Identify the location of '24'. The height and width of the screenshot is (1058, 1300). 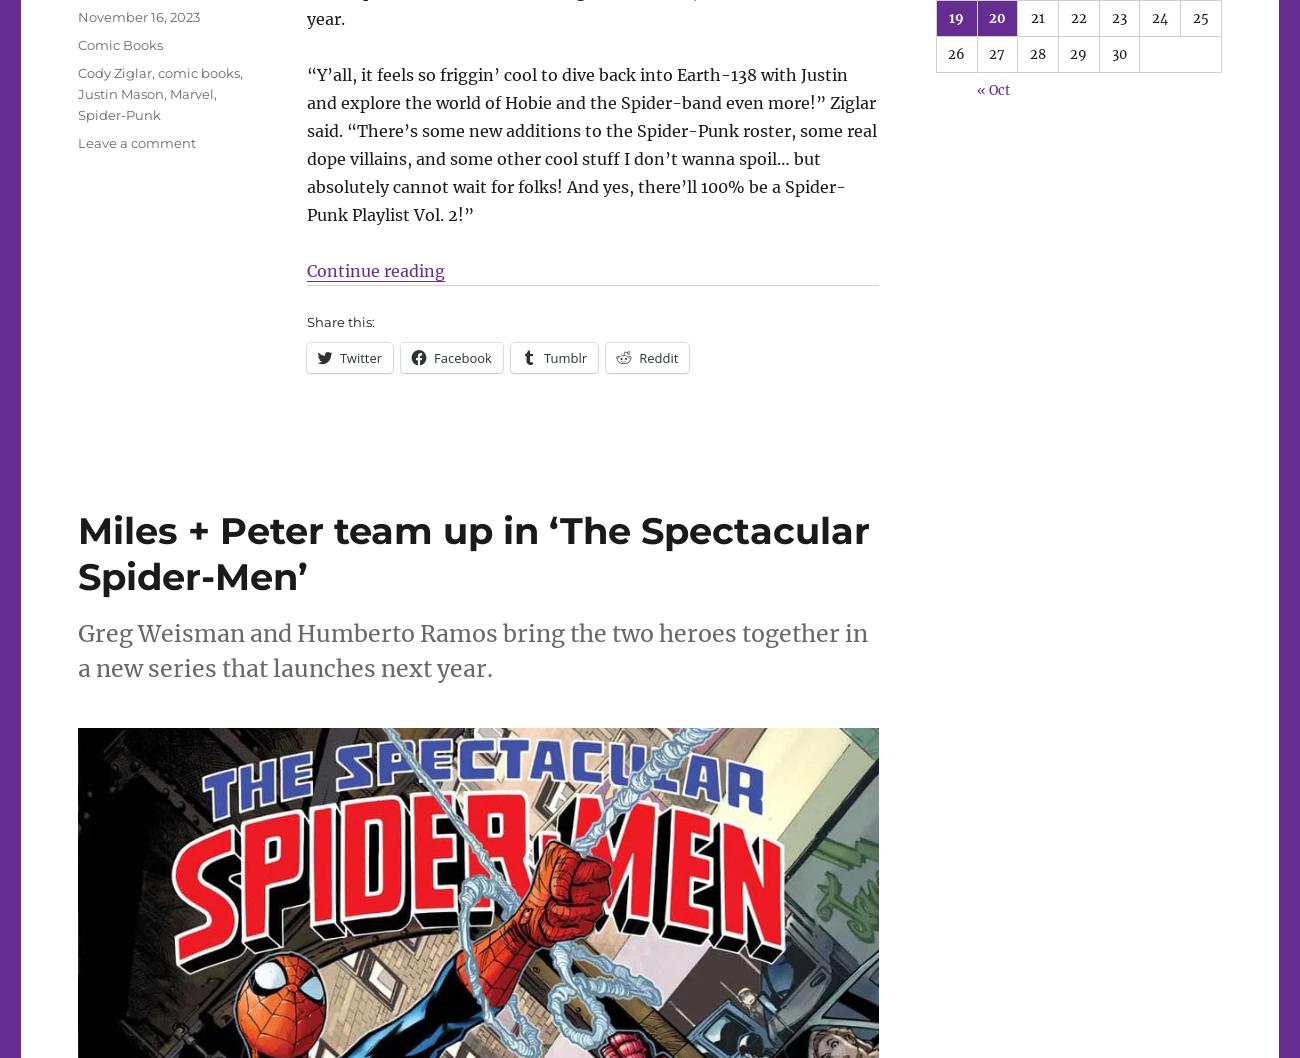
(1159, 17).